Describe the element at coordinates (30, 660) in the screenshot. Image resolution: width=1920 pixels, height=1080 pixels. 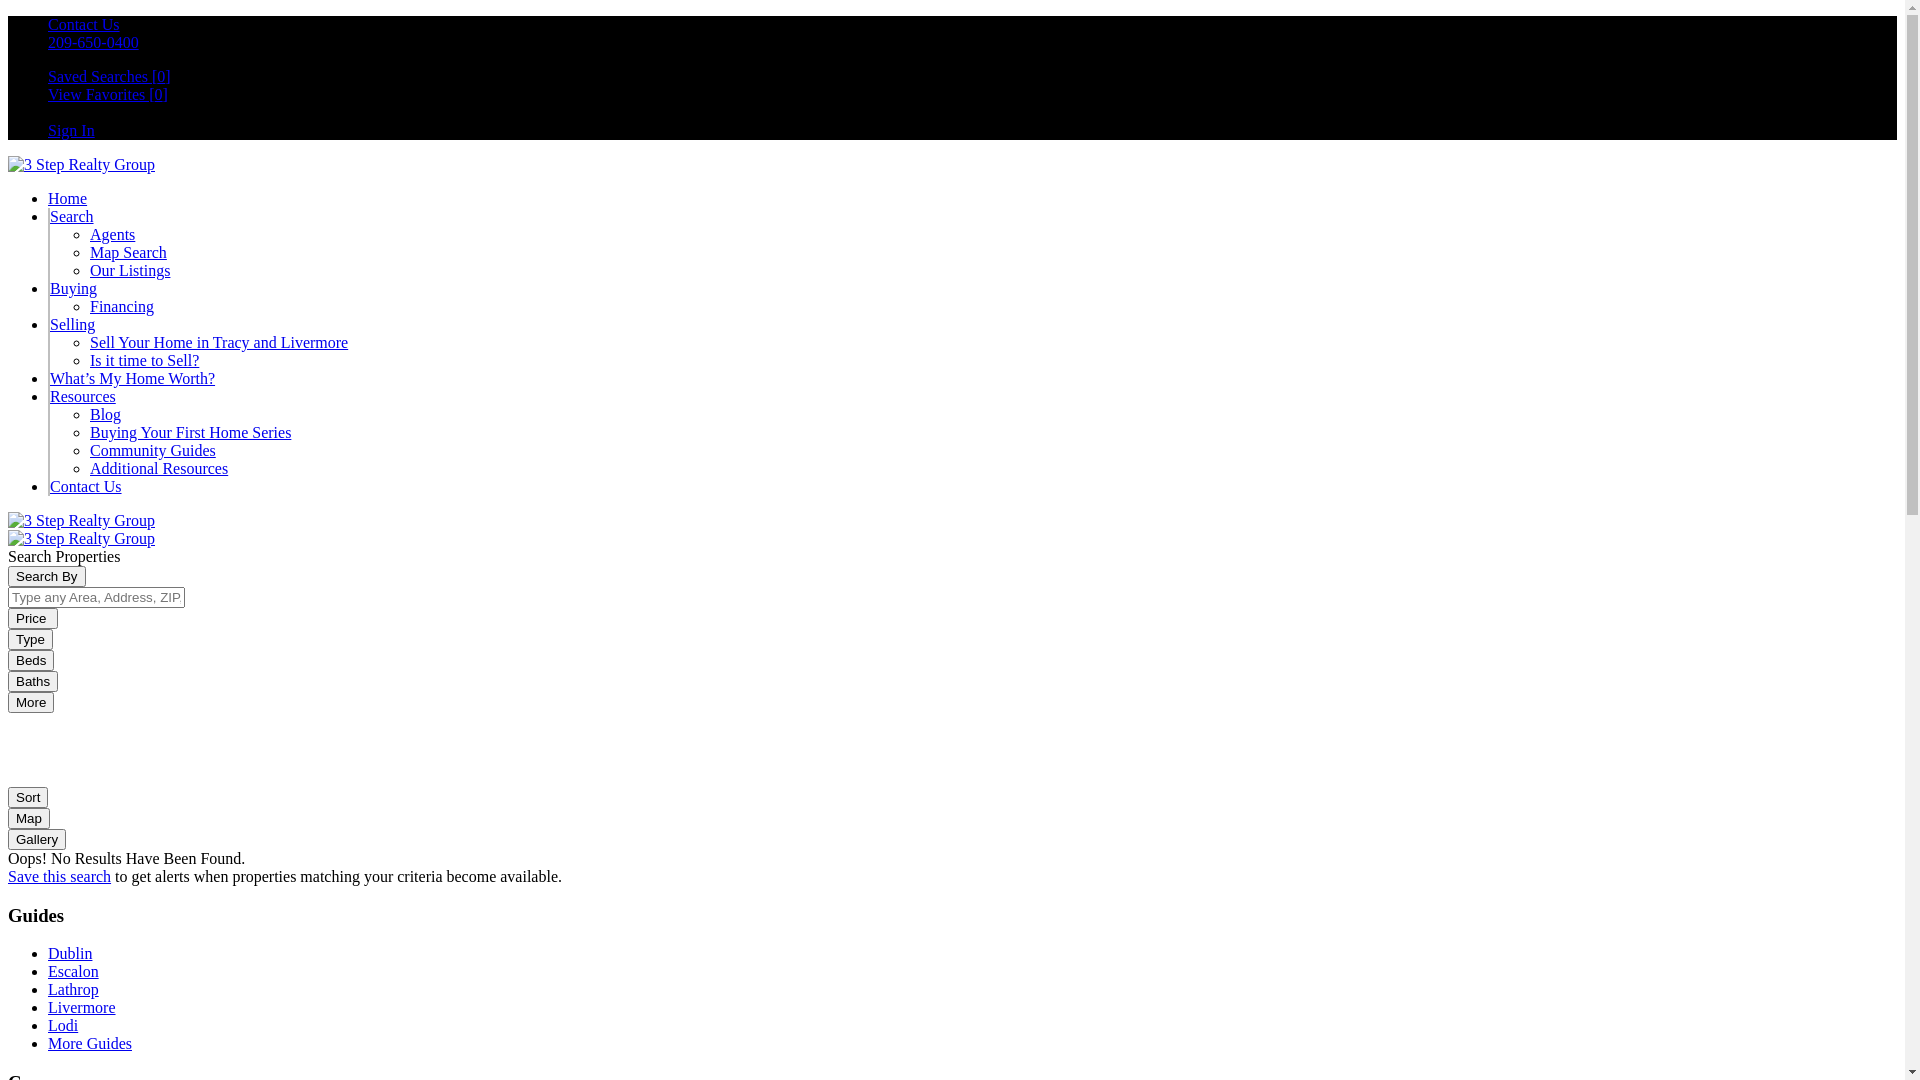
I see `'Beds'` at that location.